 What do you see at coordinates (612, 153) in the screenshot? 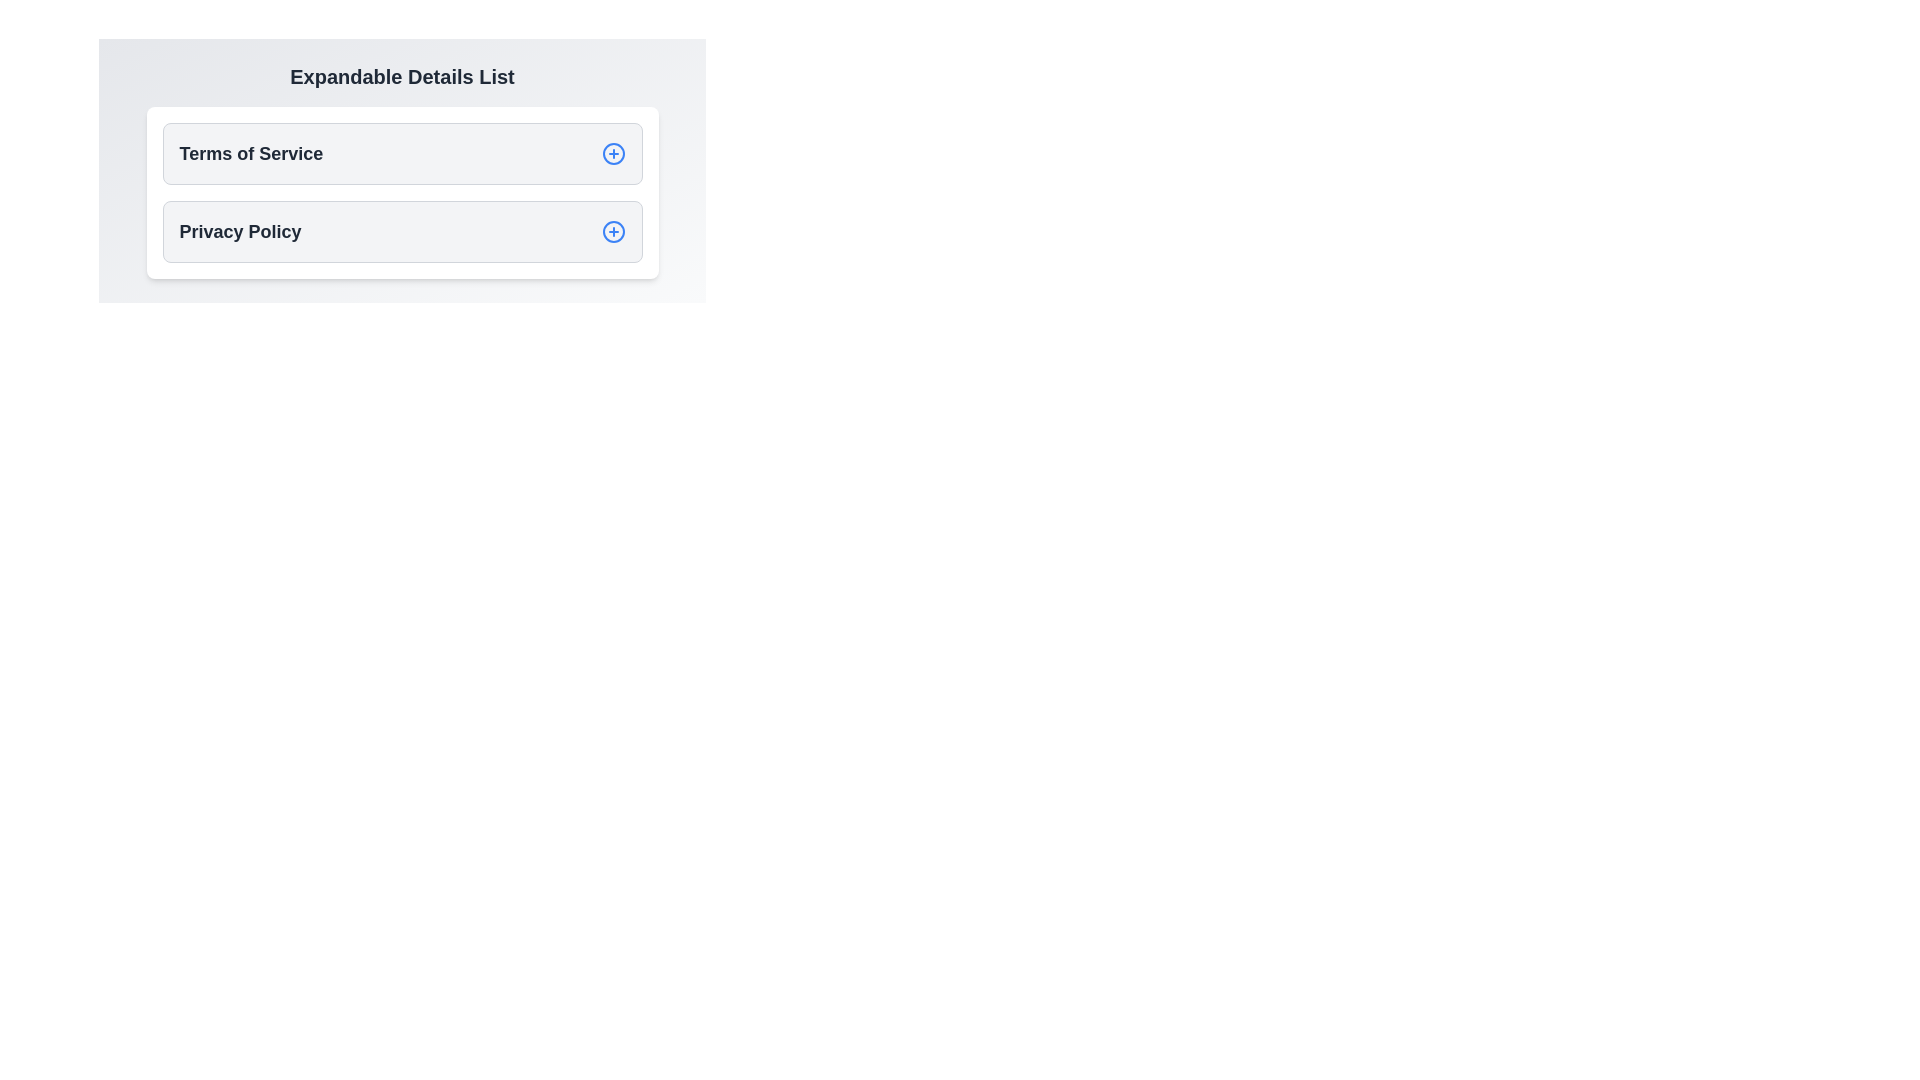
I see `the button located to the far right of the 'Terms of Service' label` at bounding box center [612, 153].